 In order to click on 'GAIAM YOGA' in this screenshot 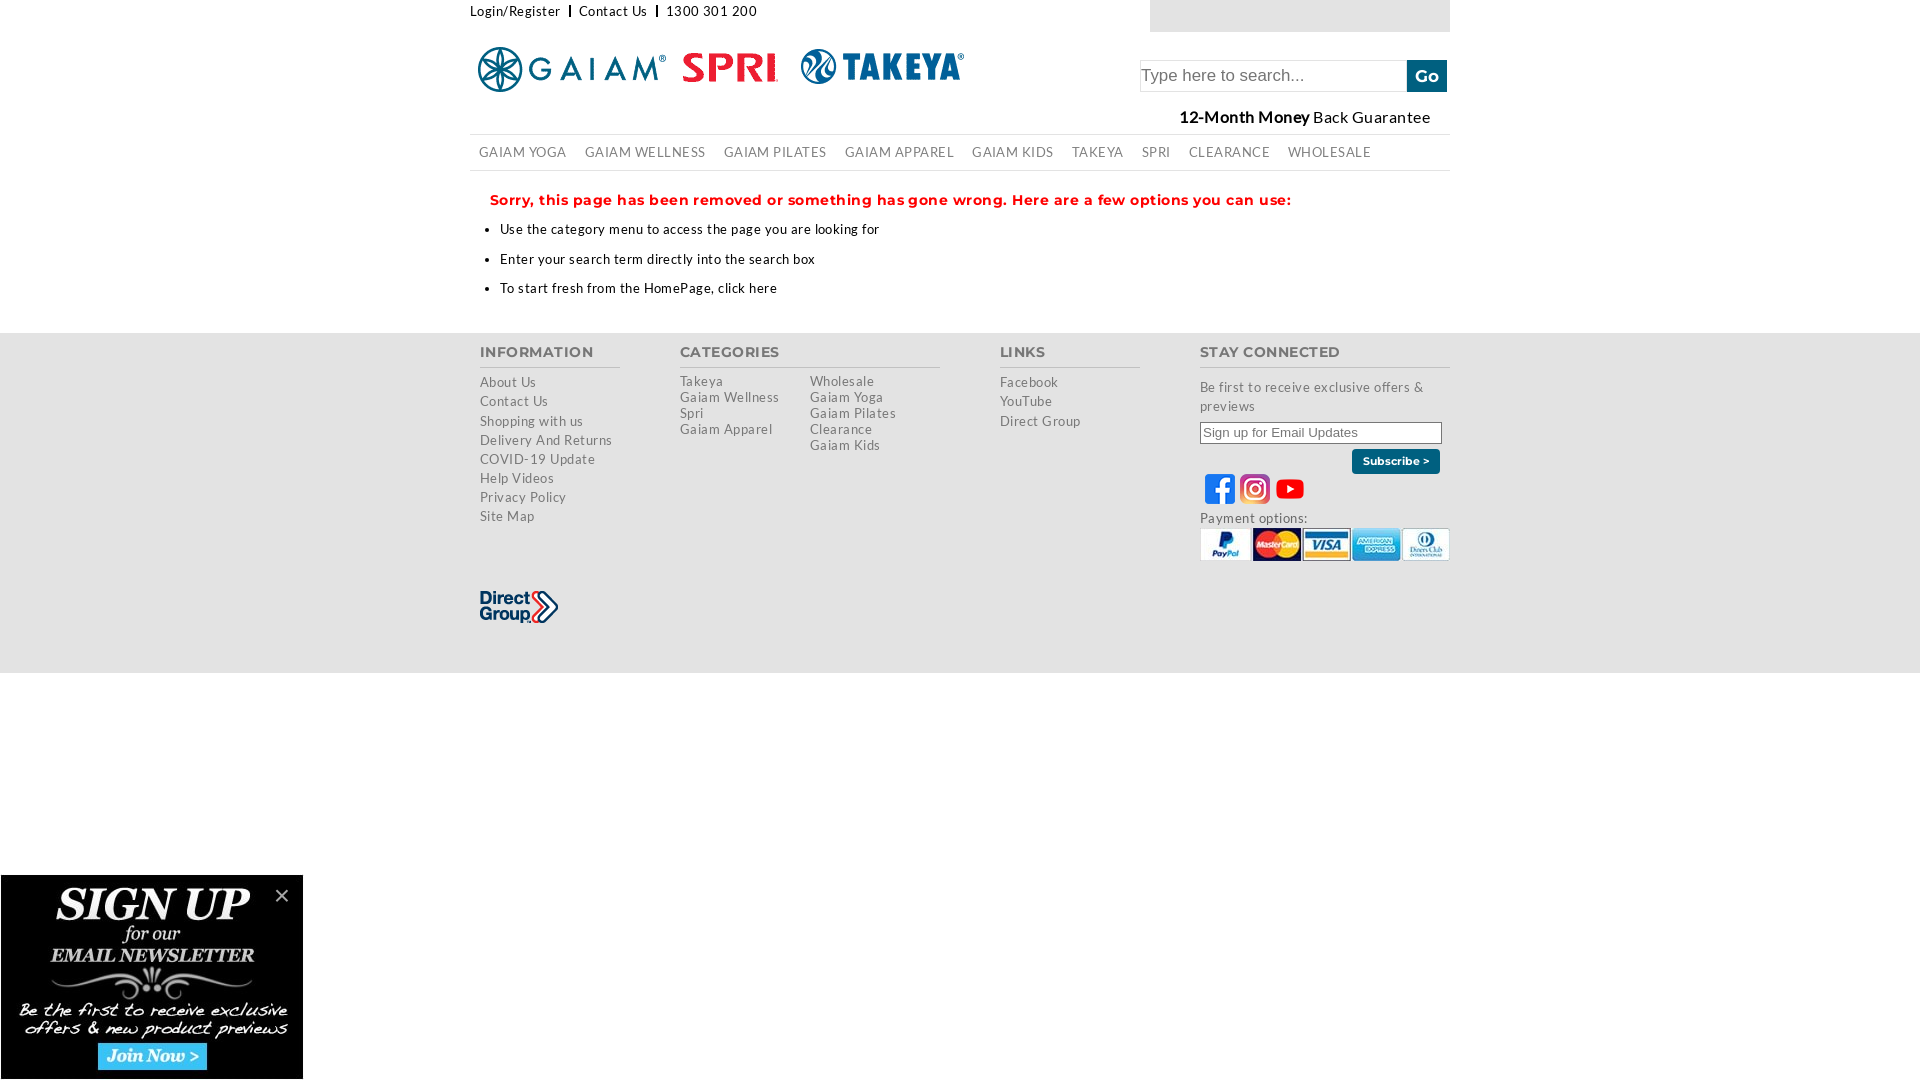, I will do `click(523, 151)`.